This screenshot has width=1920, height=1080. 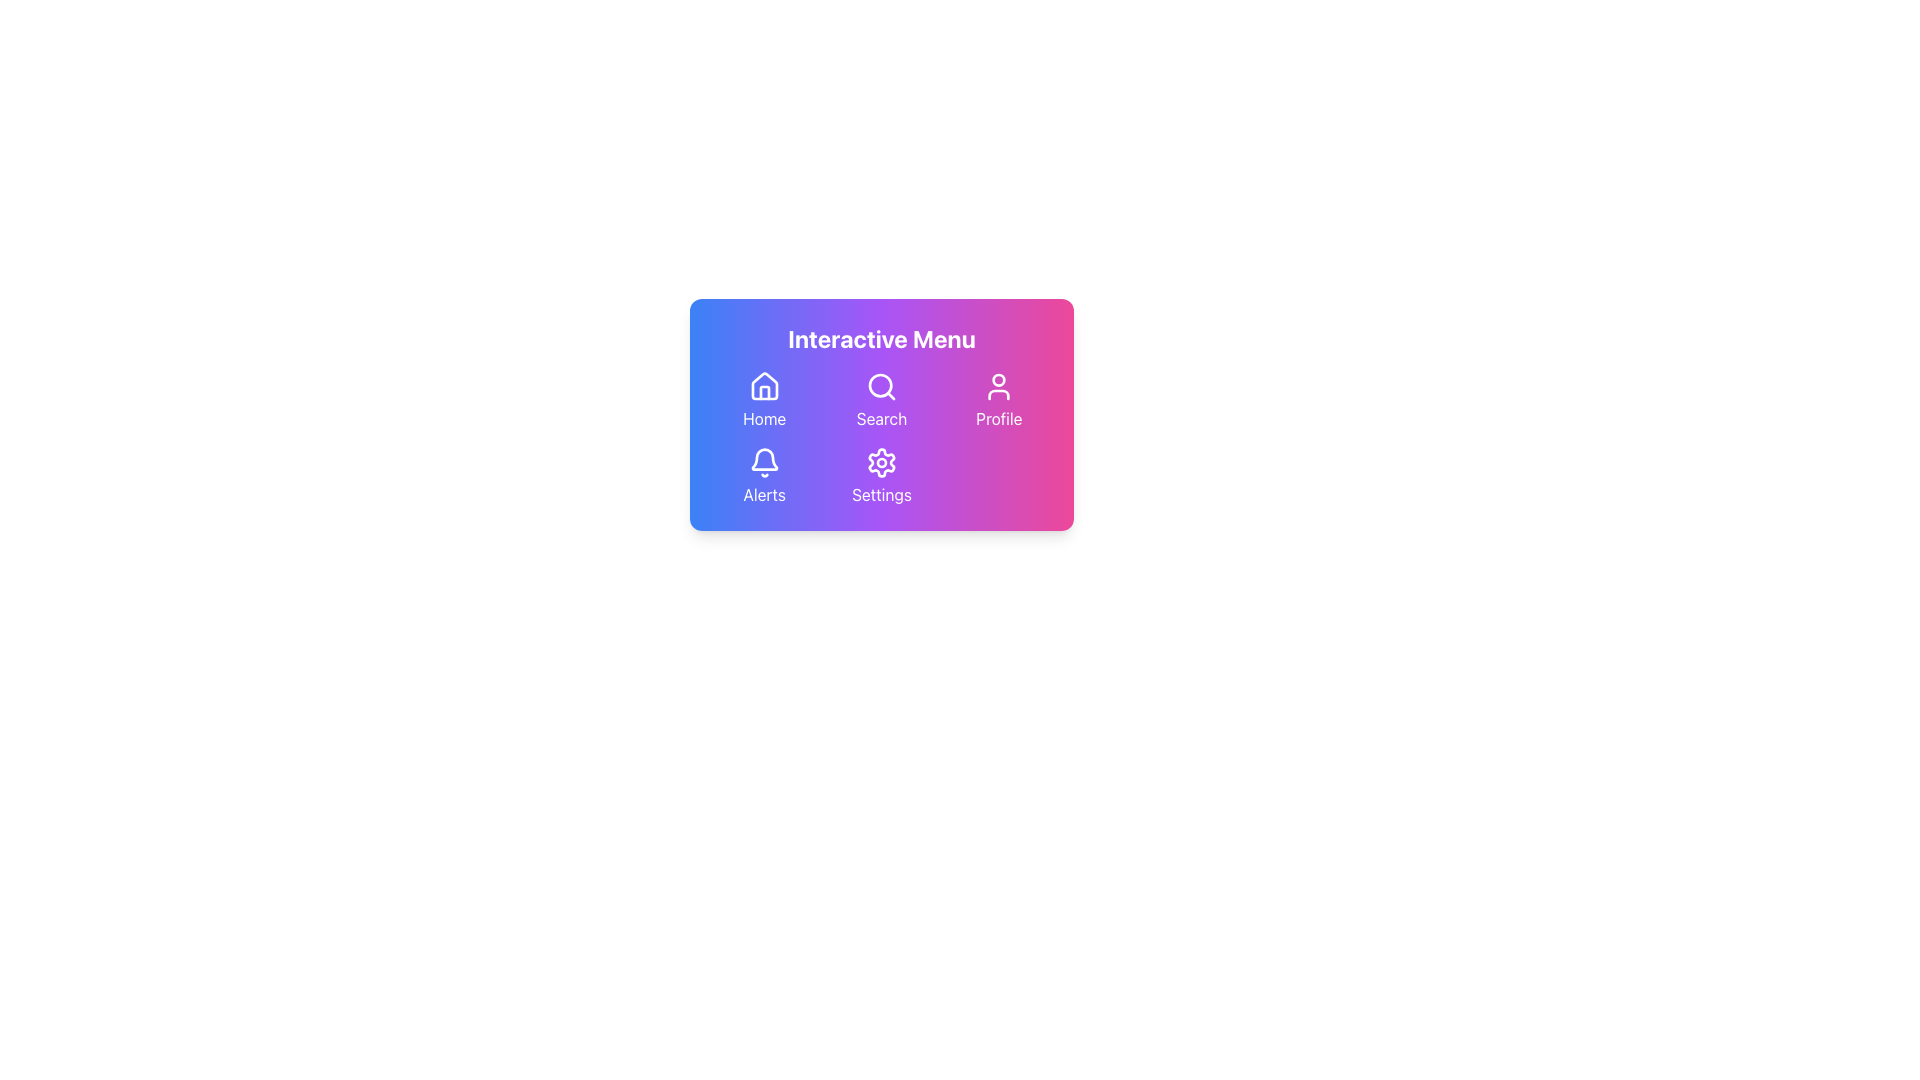 What do you see at coordinates (999, 401) in the screenshot?
I see `the profile navigation button located in the top-right portion of the 3x2 grid layout, which is the third button next to the 'Search' button` at bounding box center [999, 401].